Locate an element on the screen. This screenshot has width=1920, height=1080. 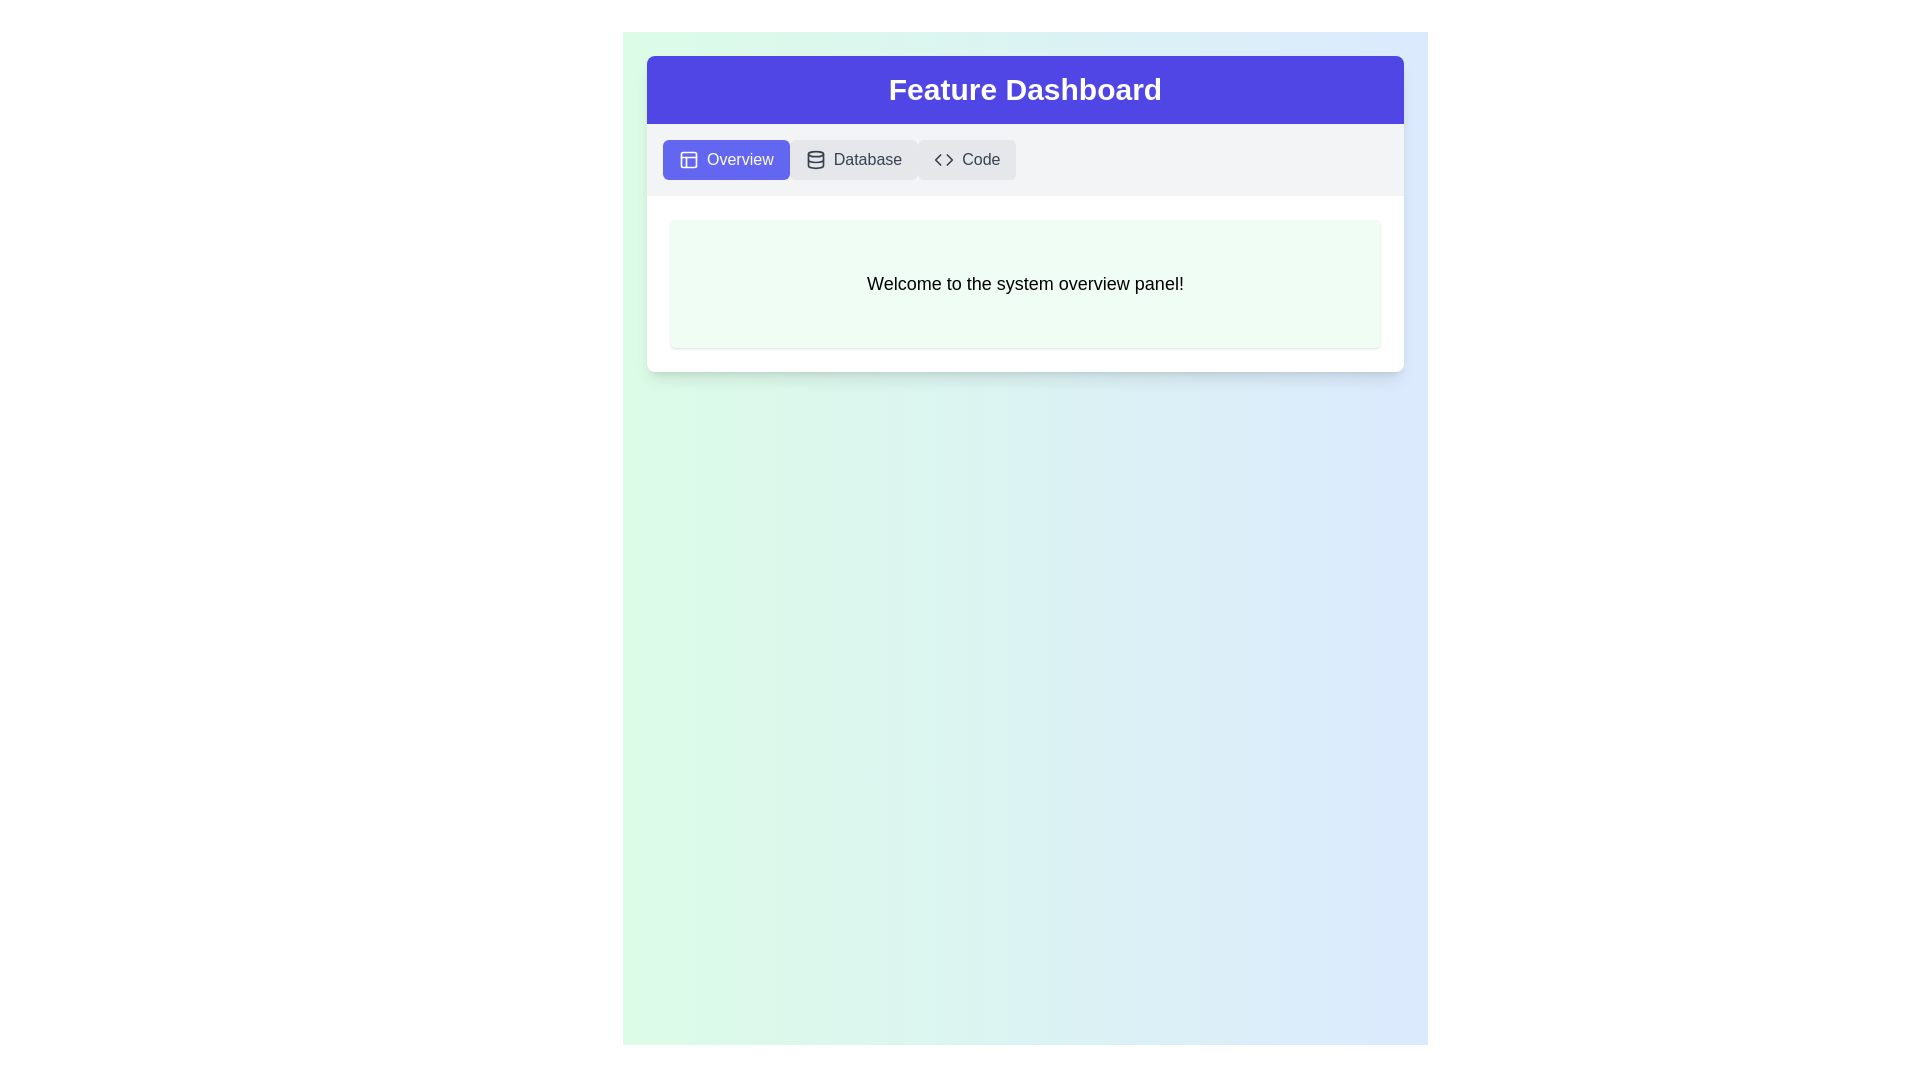
the centered green-highlighted text message box containing the message 'Welcome to the system overview panel!' is located at coordinates (1025, 284).